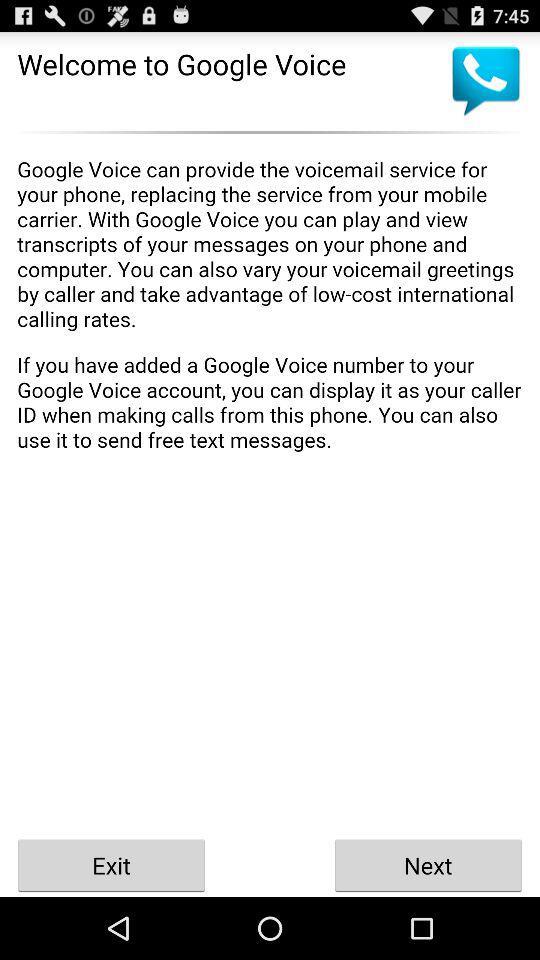  I want to click on the icon next to the next button, so click(111, 864).